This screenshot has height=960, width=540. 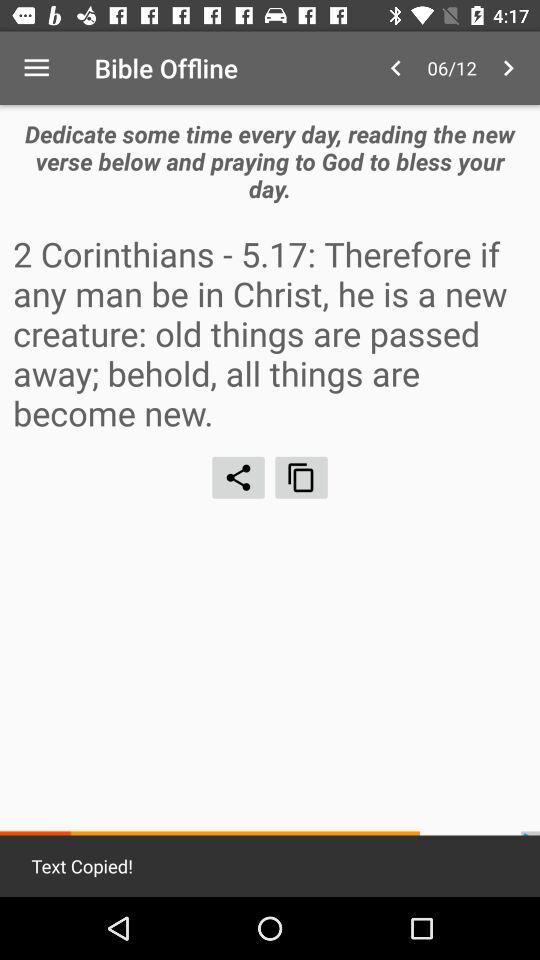 What do you see at coordinates (300, 477) in the screenshot?
I see `the copy icon` at bounding box center [300, 477].